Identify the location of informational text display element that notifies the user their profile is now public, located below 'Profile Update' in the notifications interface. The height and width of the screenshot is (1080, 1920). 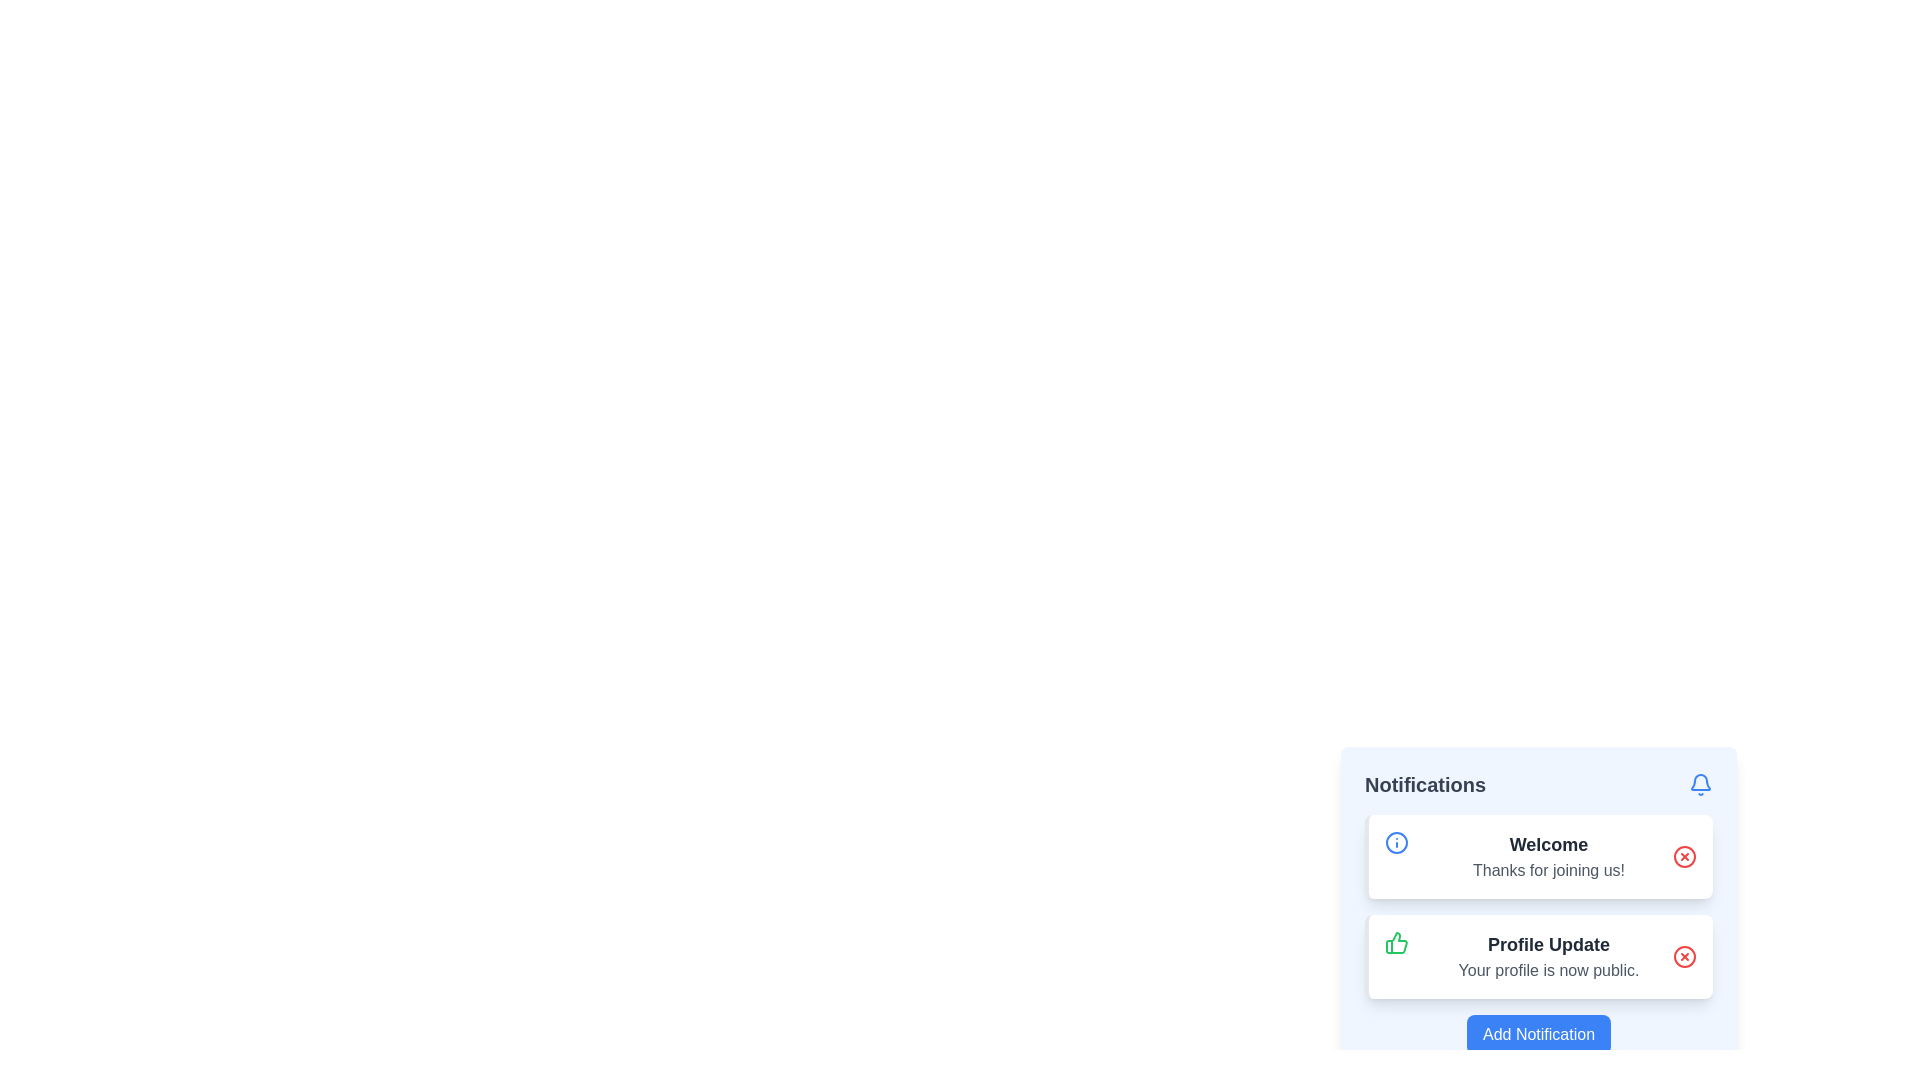
(1548, 970).